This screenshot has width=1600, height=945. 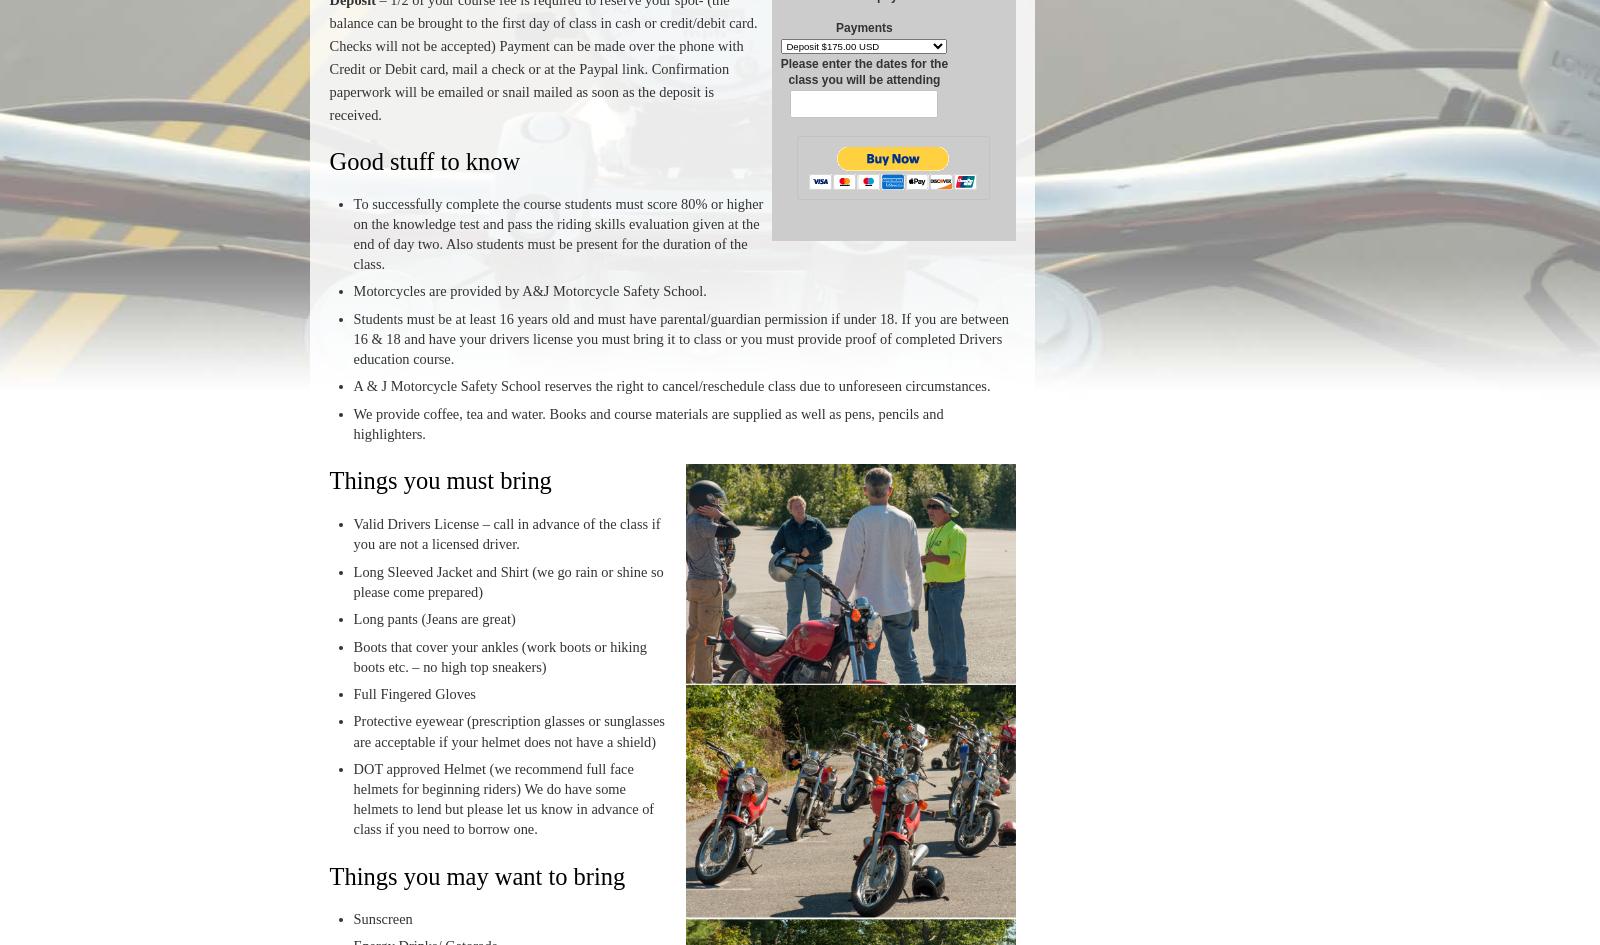 I want to click on 'We provide coffee, tea and water. Books and course materials are supplied as well as pens, pencils and highlighters.', so click(x=648, y=422).